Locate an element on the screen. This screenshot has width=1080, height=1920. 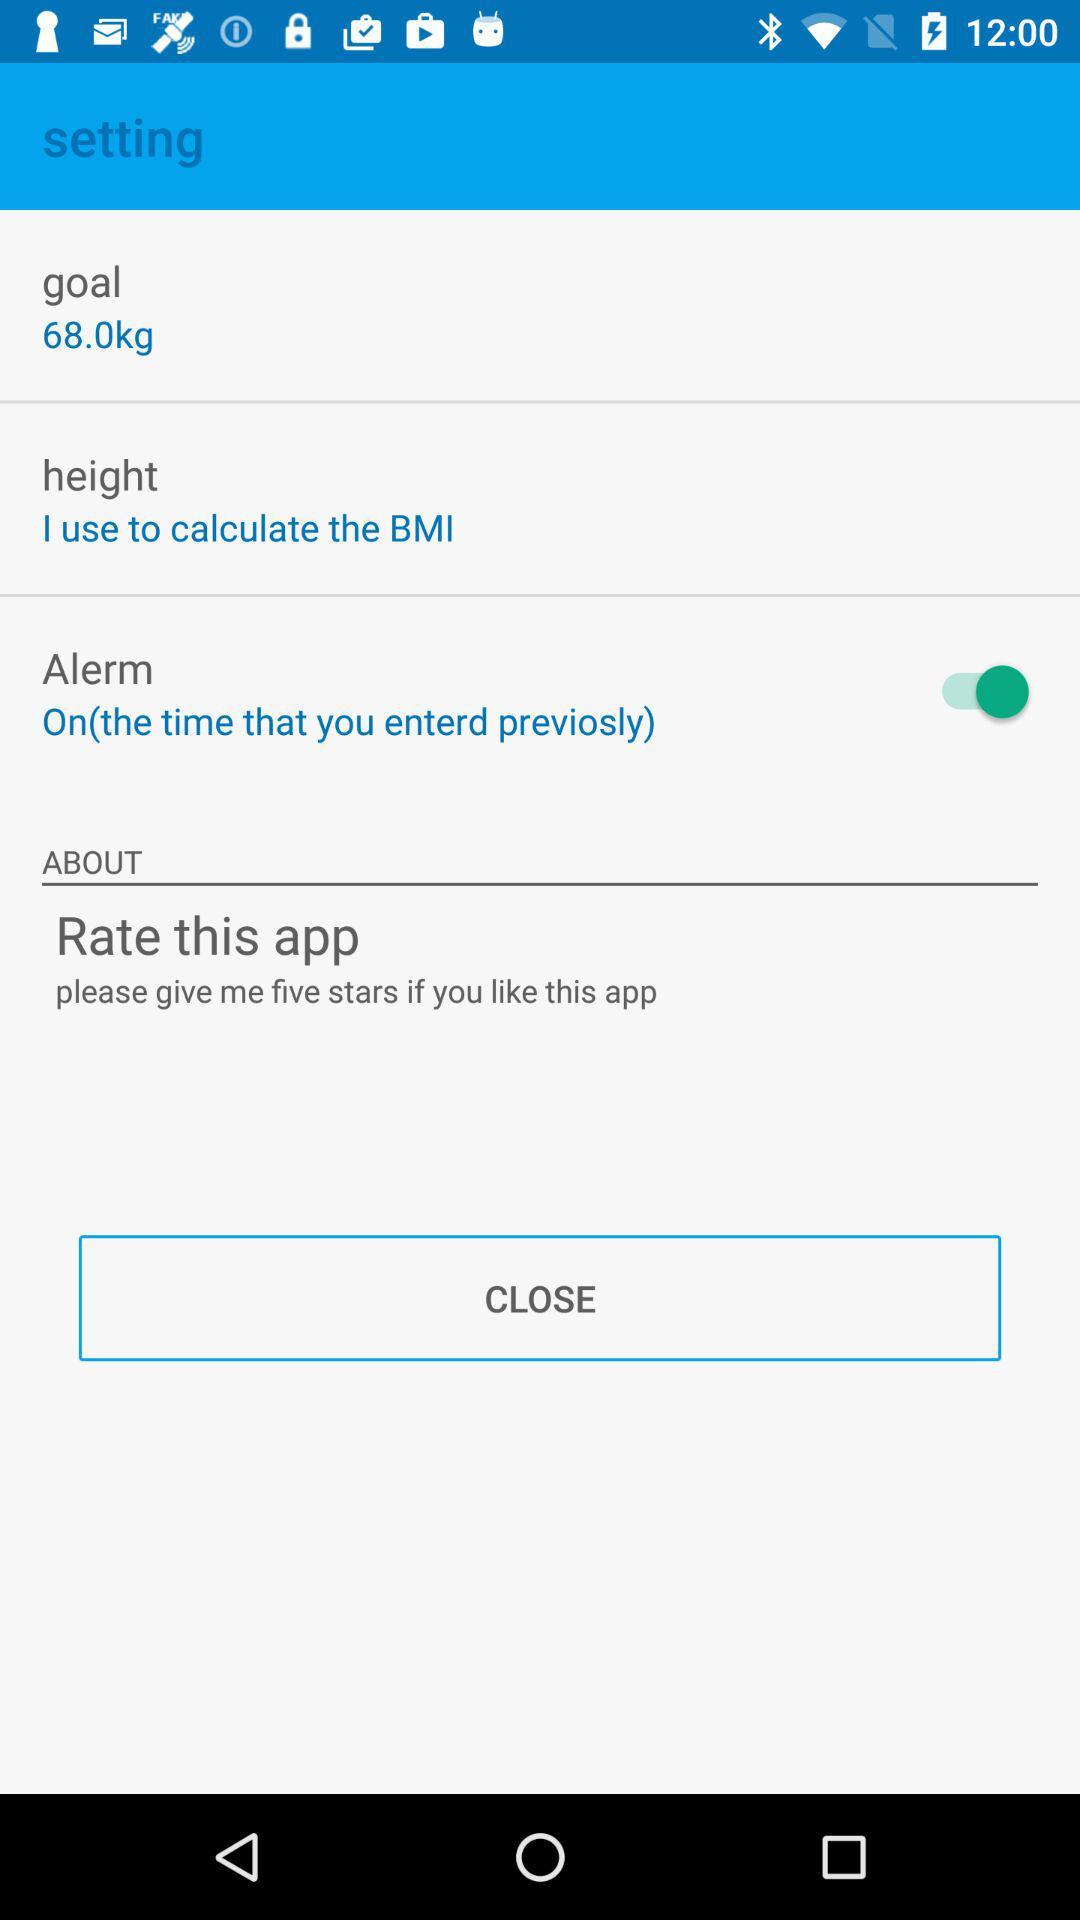
goal item is located at coordinates (81, 279).